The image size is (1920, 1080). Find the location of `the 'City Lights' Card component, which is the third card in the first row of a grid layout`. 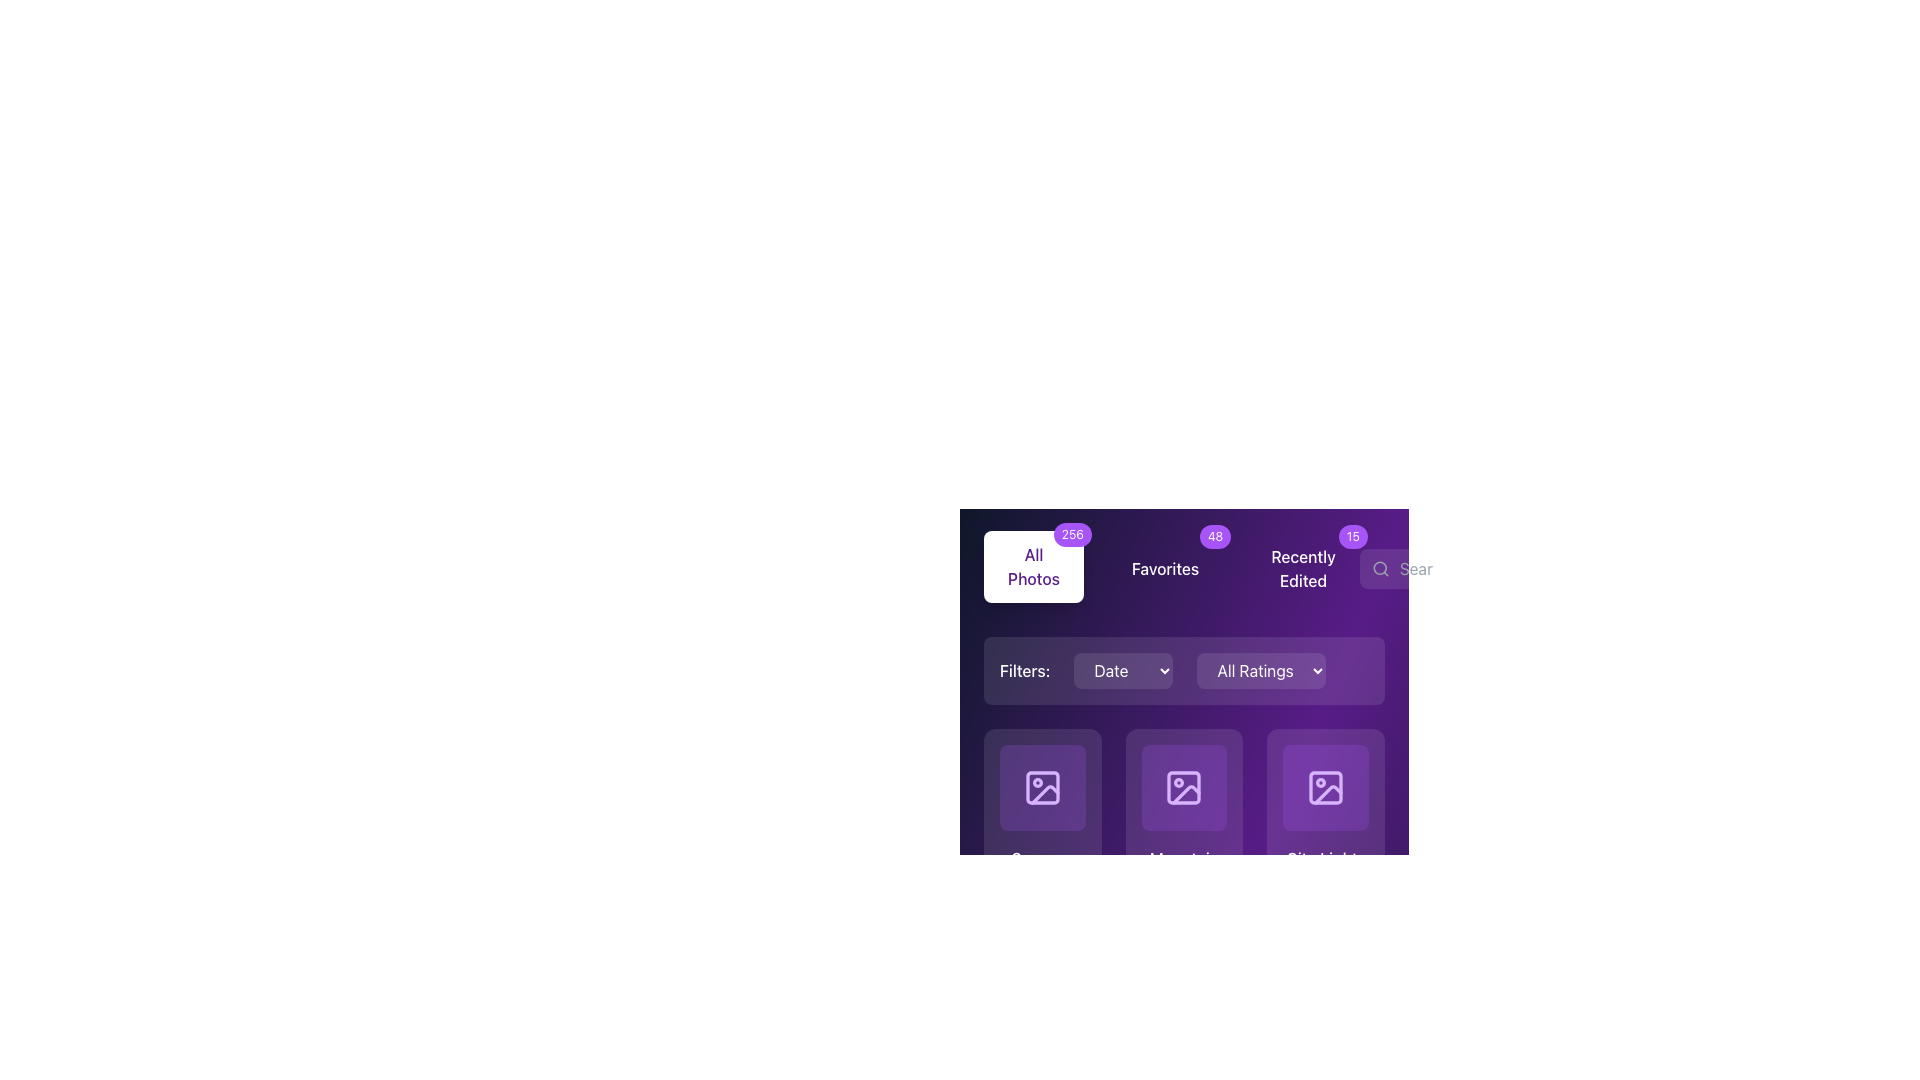

the 'City Lights' Card component, which is the third card in the first row of a grid layout is located at coordinates (1326, 829).